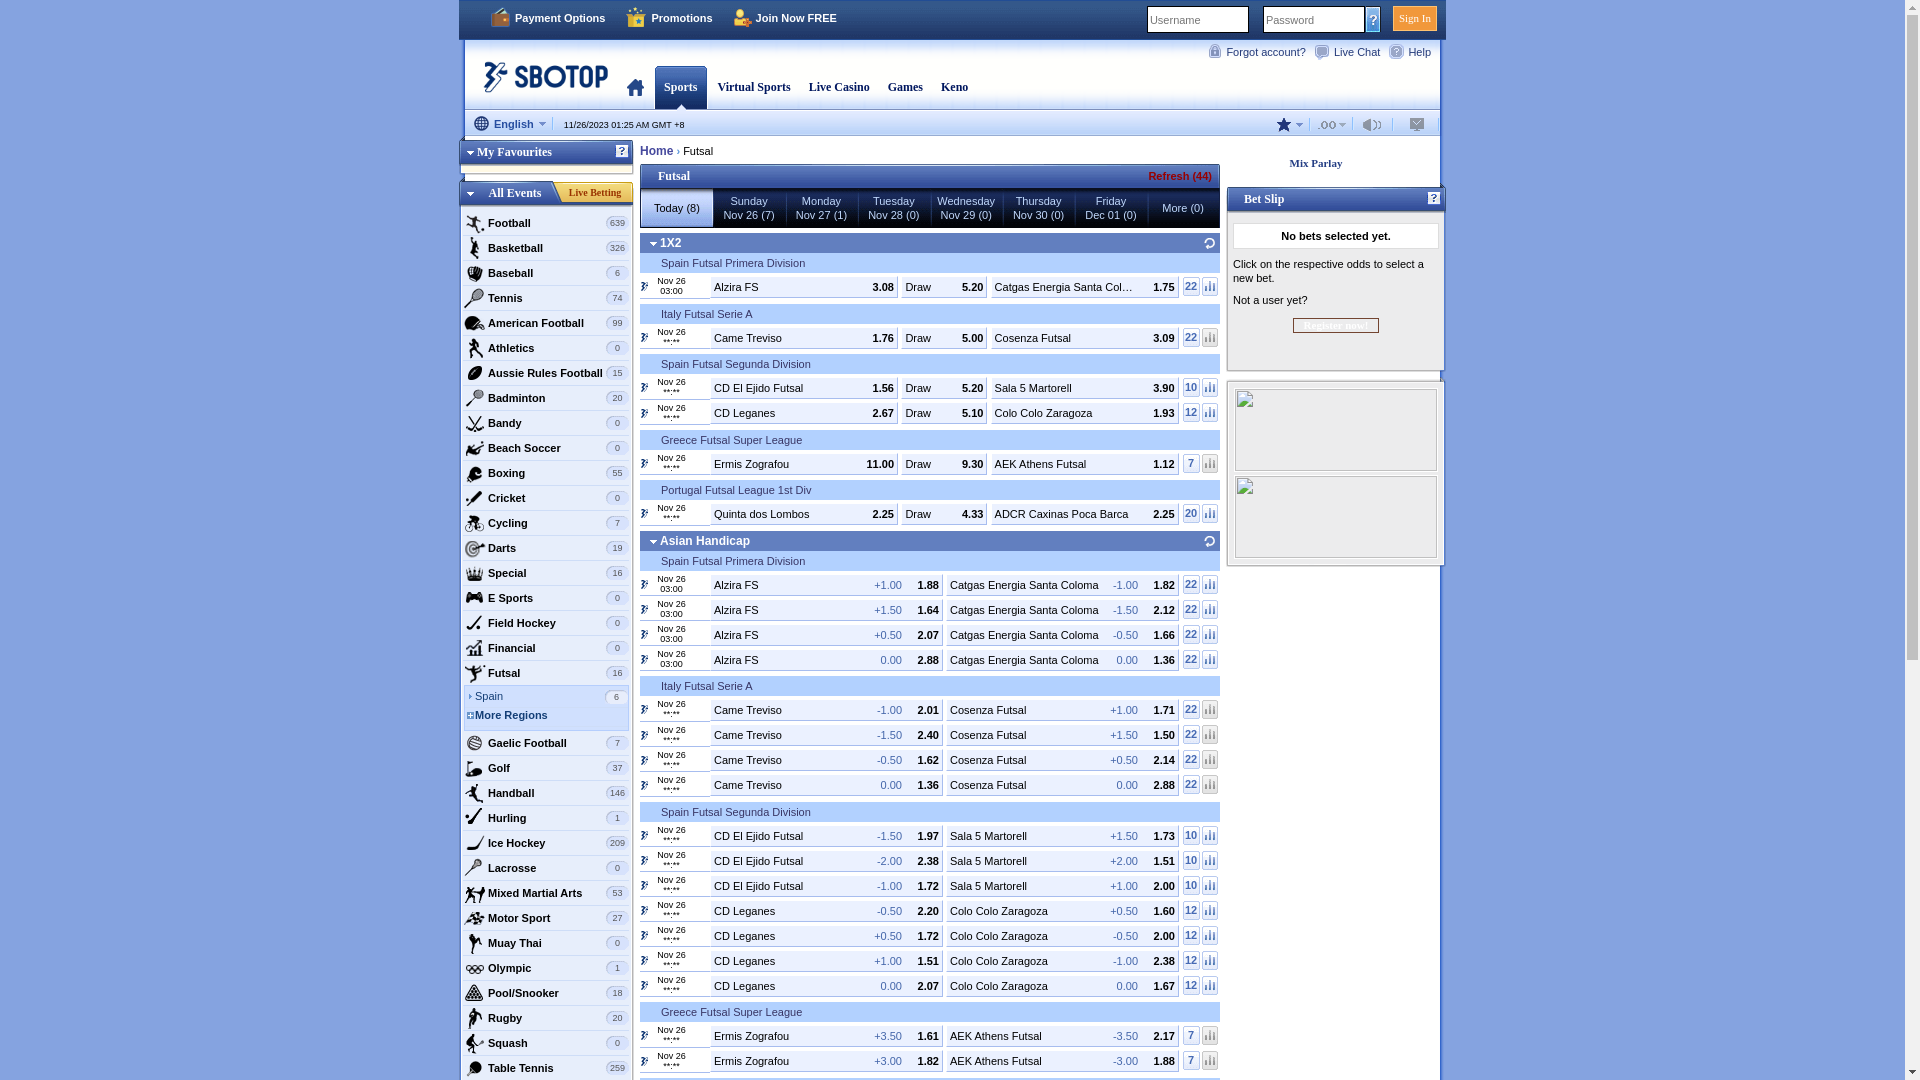 The height and width of the screenshot is (1080, 1920). Describe the element at coordinates (546, 766) in the screenshot. I see `'Golf` at that location.